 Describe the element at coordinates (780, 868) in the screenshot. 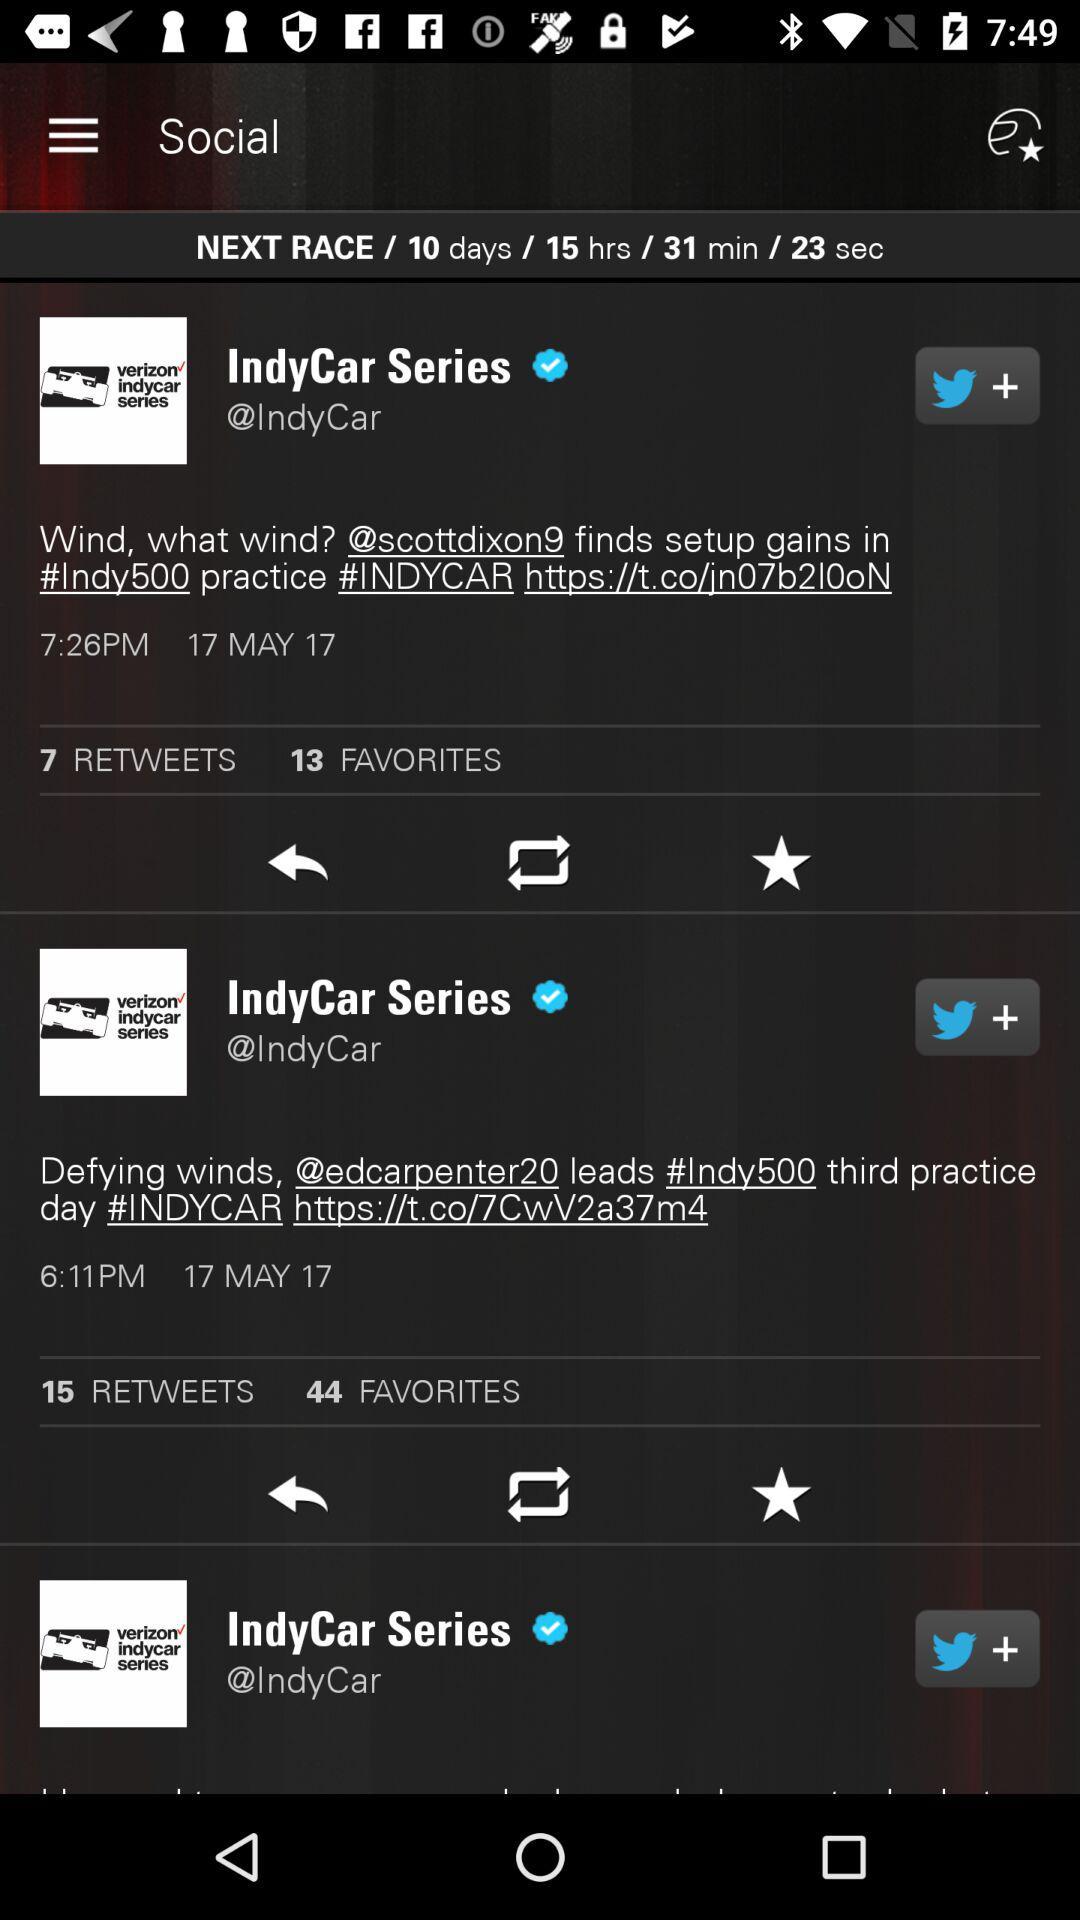

I see `star tweet from may 17 2017` at that location.